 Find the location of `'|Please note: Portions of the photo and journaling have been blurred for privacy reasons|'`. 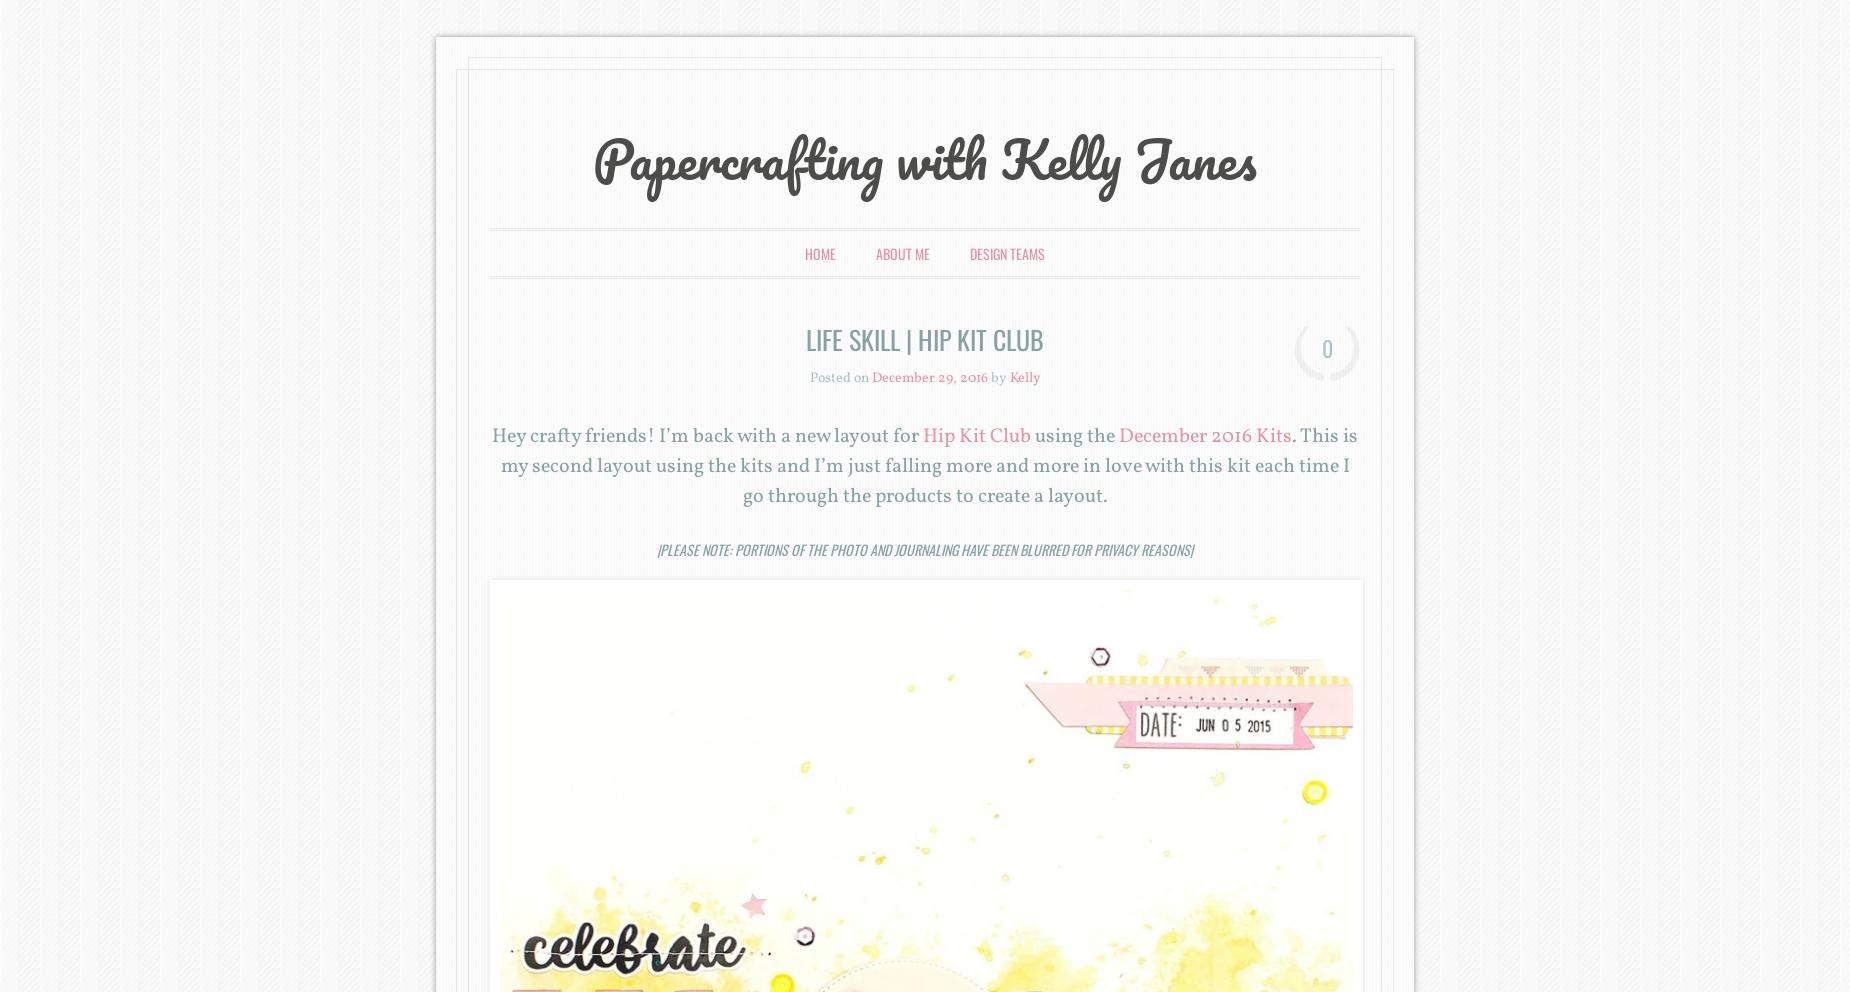

'|Please note: Portions of the photo and journaling have been blurred for privacy reasons|' is located at coordinates (656, 549).